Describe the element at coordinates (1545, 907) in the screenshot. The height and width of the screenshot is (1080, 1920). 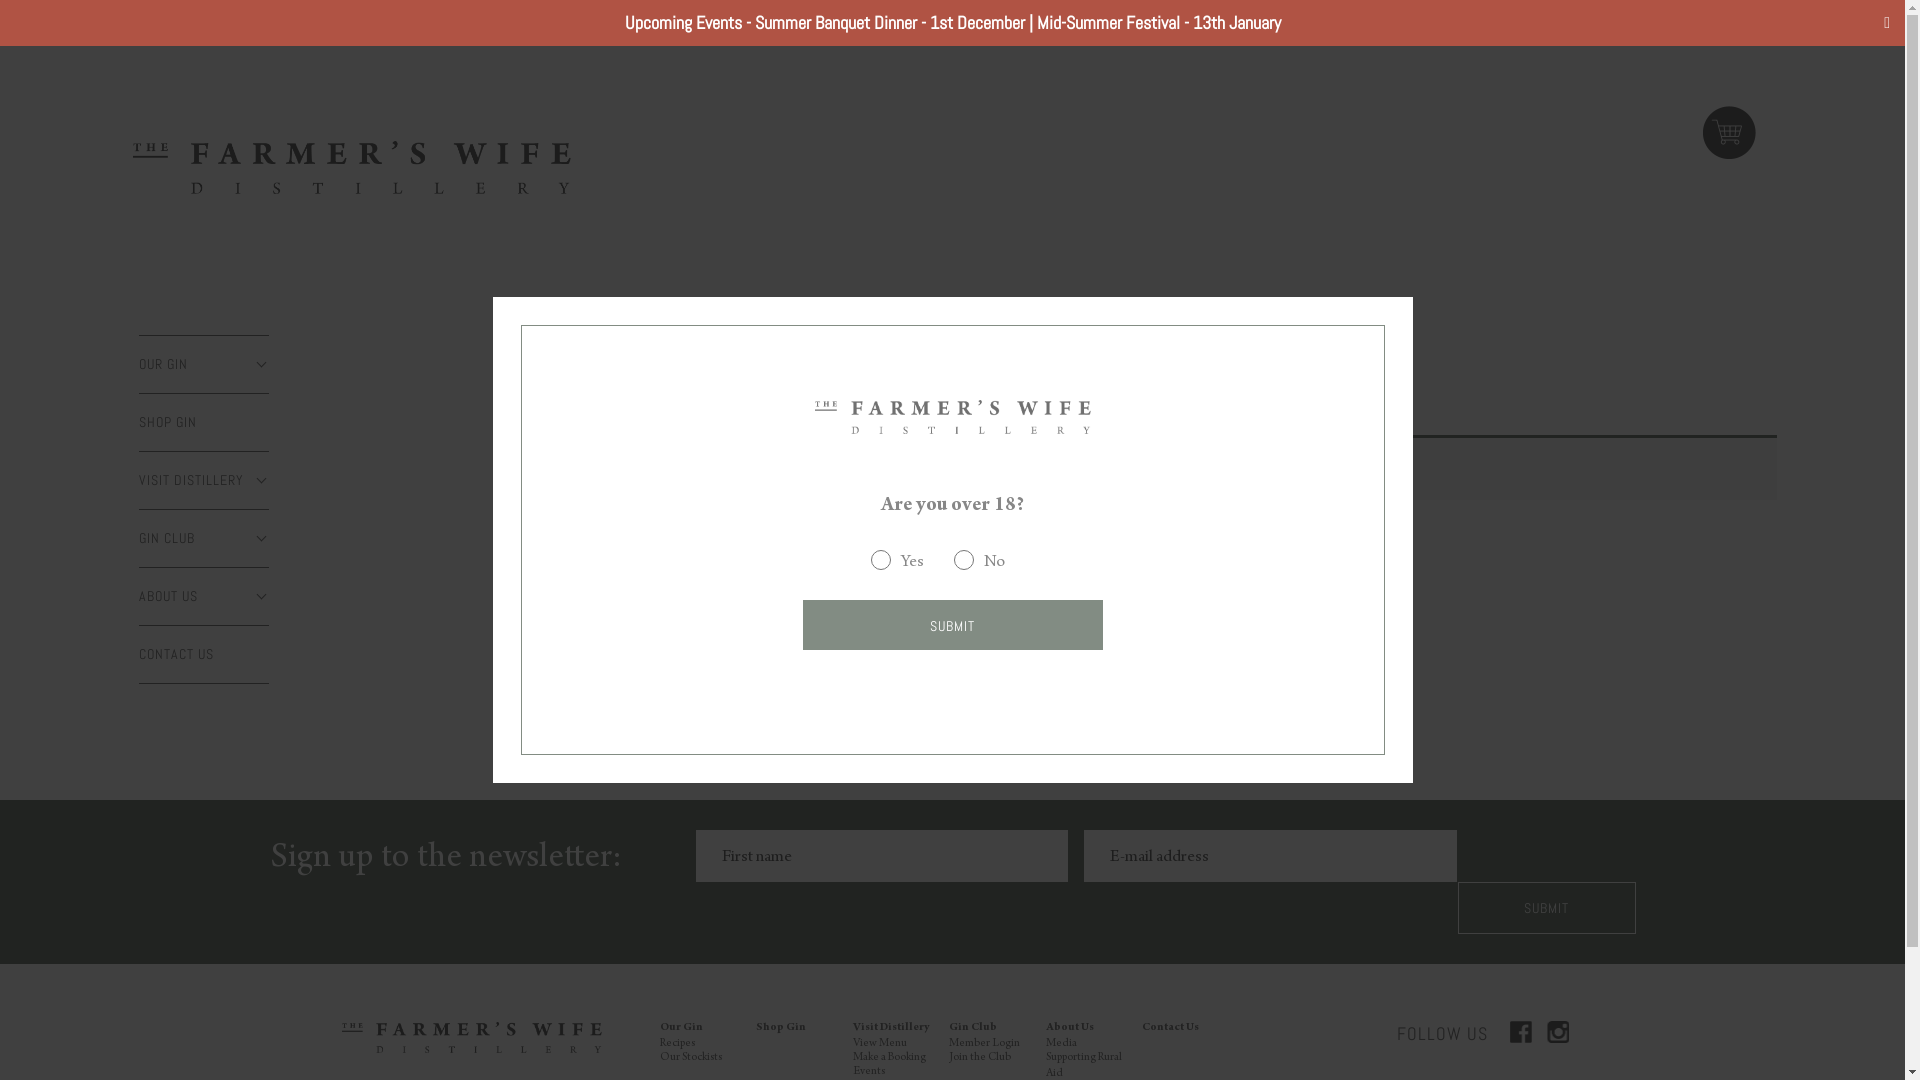
I see `'Submit'` at that location.